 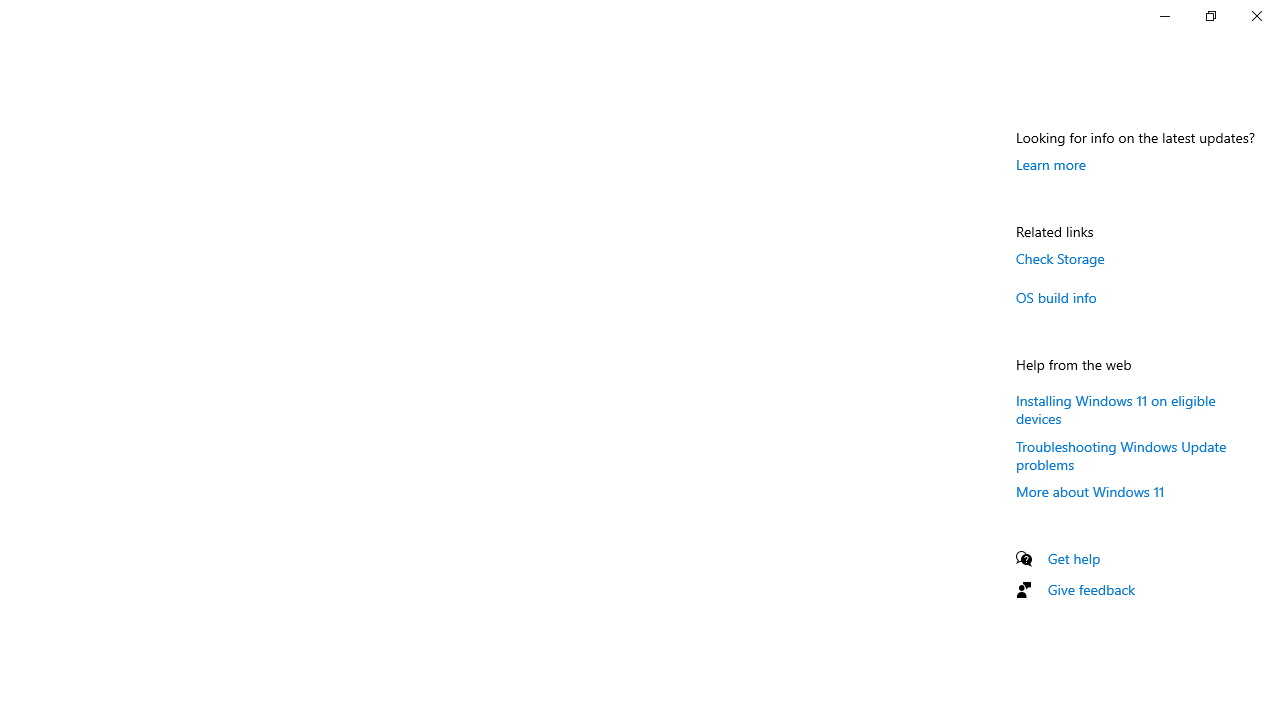 What do you see at coordinates (1055, 297) in the screenshot?
I see `'OS build info'` at bounding box center [1055, 297].